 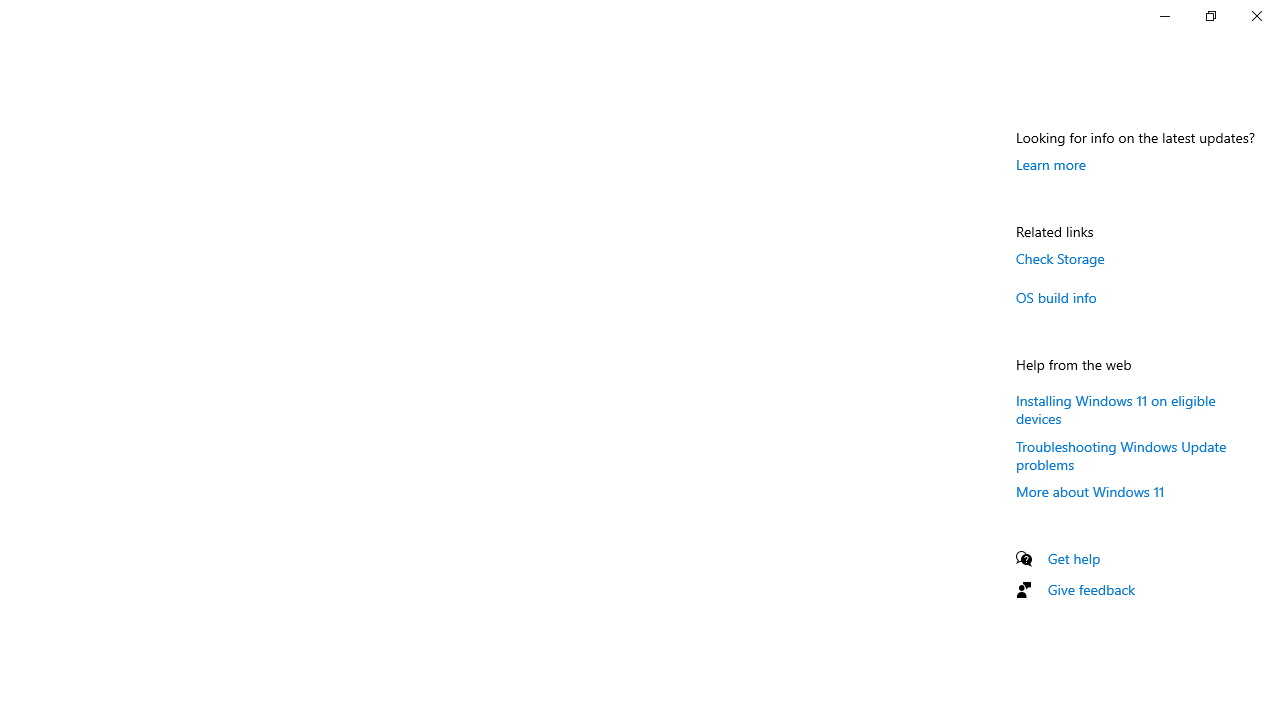 What do you see at coordinates (1055, 297) in the screenshot?
I see `'OS build info'` at bounding box center [1055, 297].